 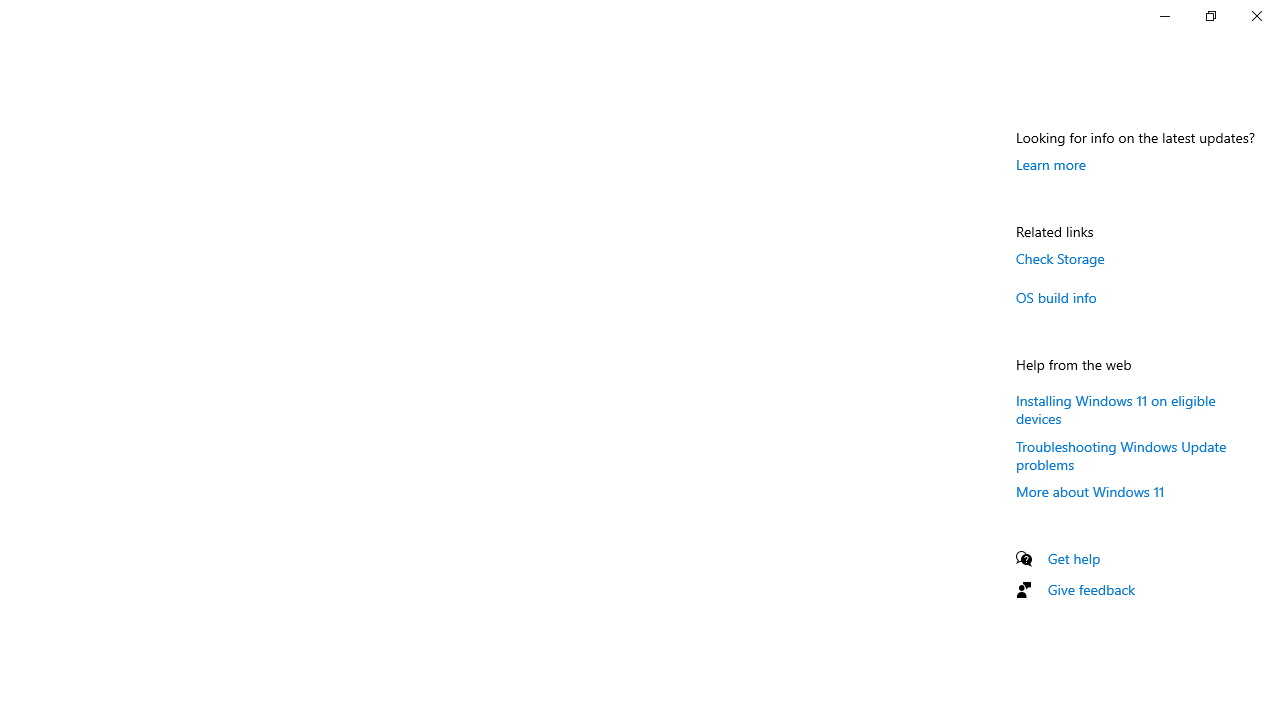 What do you see at coordinates (1055, 297) in the screenshot?
I see `'OS build info'` at bounding box center [1055, 297].